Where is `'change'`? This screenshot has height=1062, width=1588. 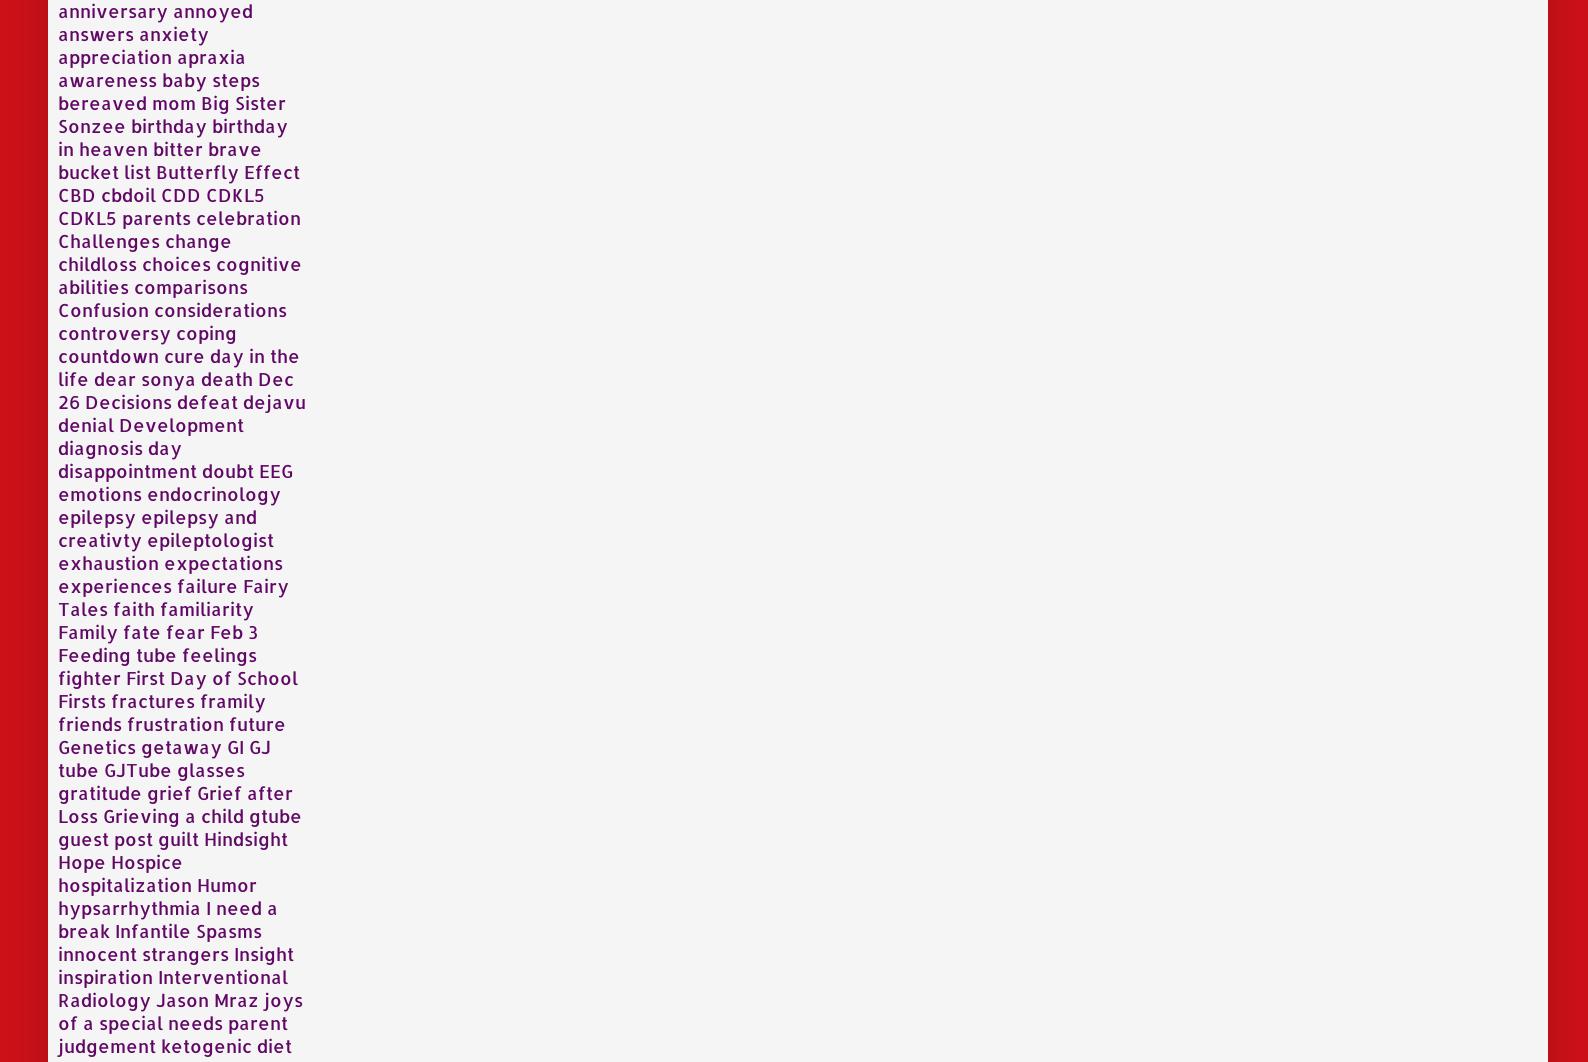 'change' is located at coordinates (197, 239).